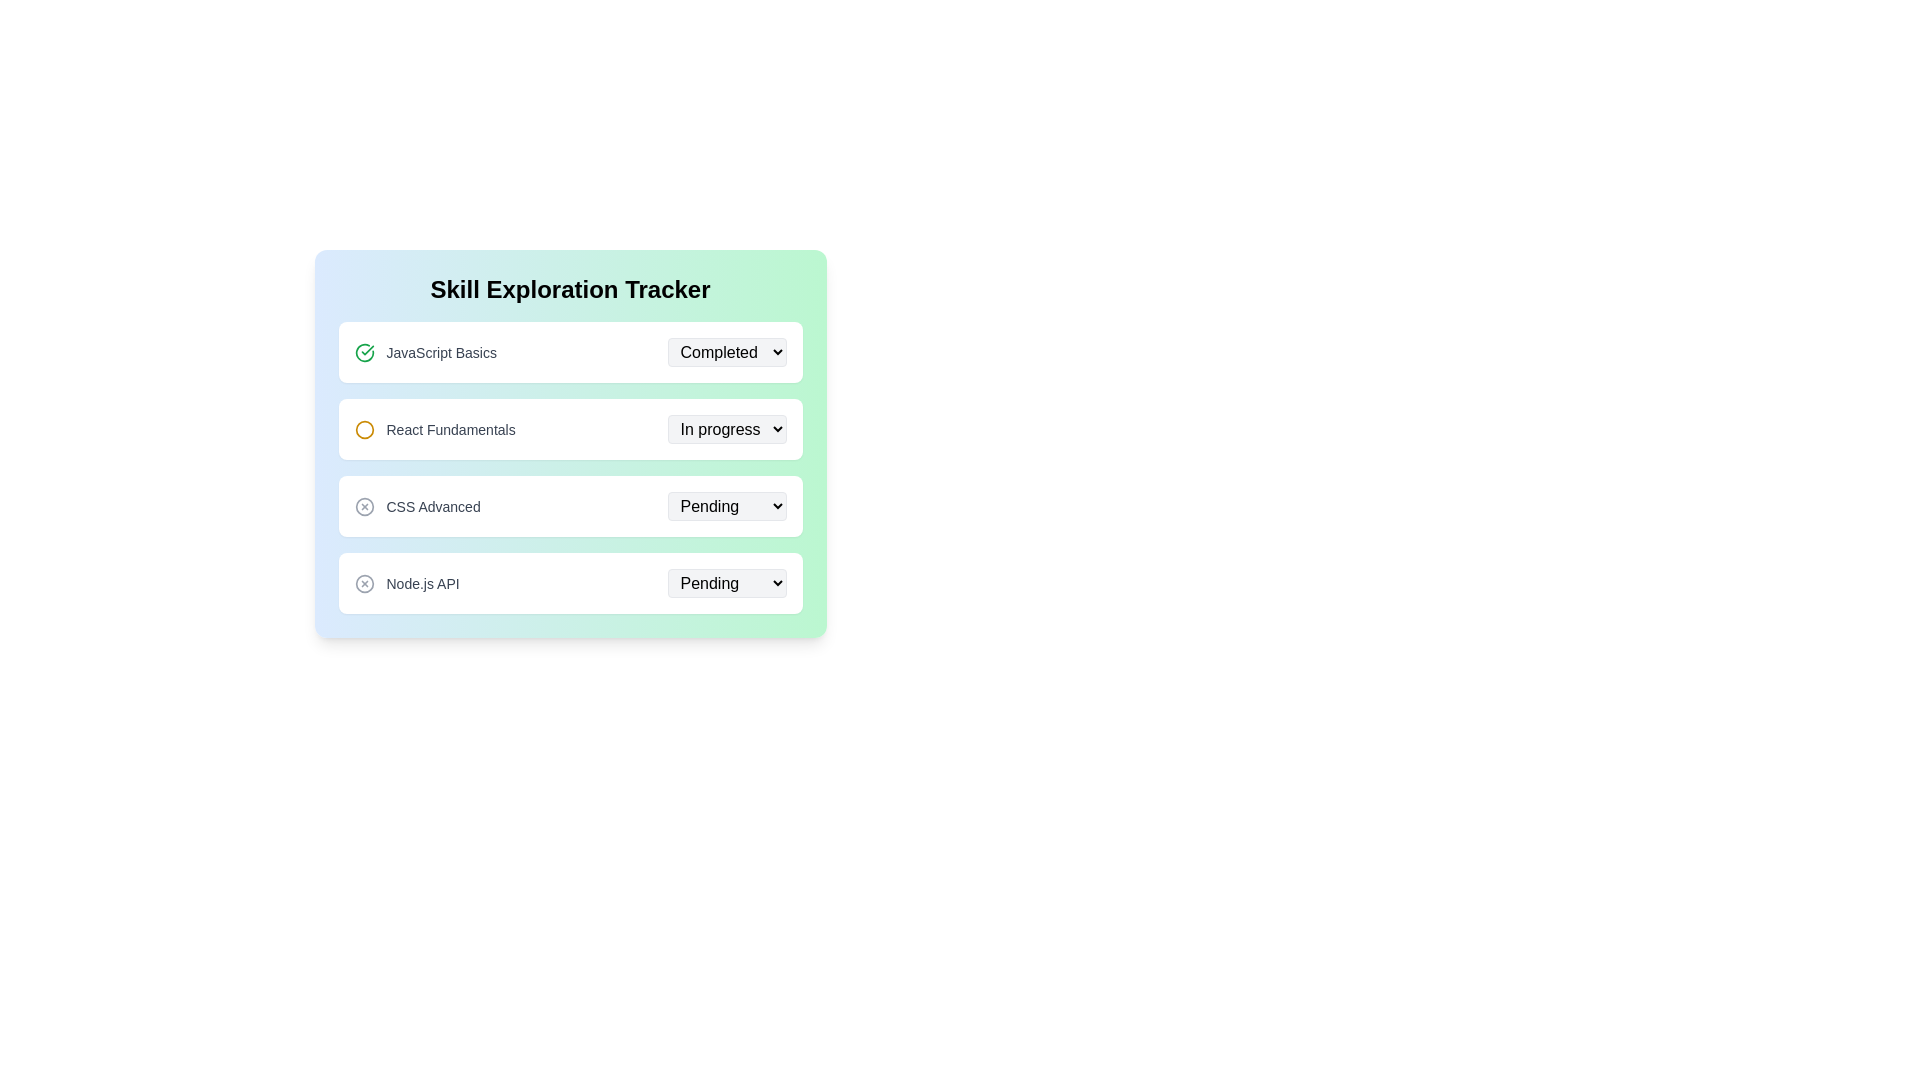 Image resolution: width=1920 pixels, height=1080 pixels. Describe the element at coordinates (364, 505) in the screenshot. I see `the filled circular component within the 'Skill Exploration Tracker' interface, located to the left of the 'CSS Advanced' text` at that location.